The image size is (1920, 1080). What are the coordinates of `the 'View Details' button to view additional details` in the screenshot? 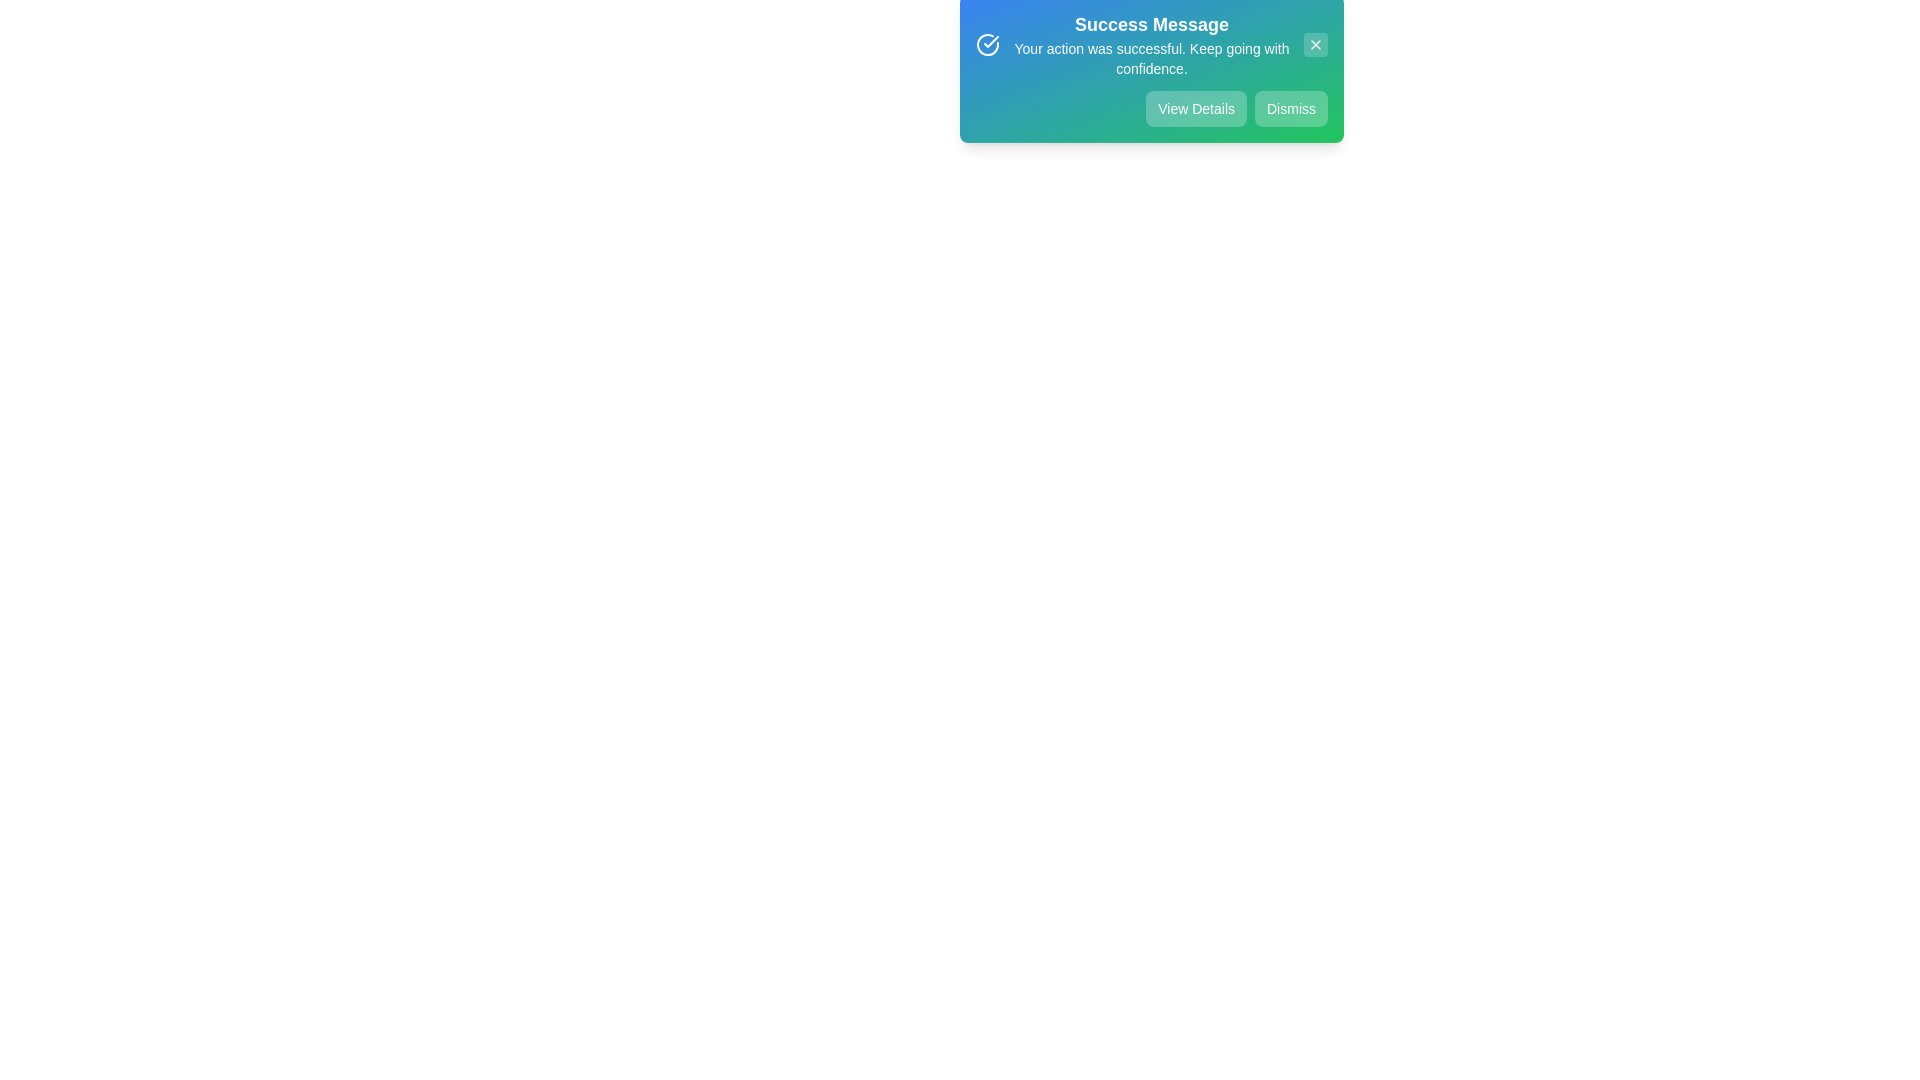 It's located at (1195, 120).